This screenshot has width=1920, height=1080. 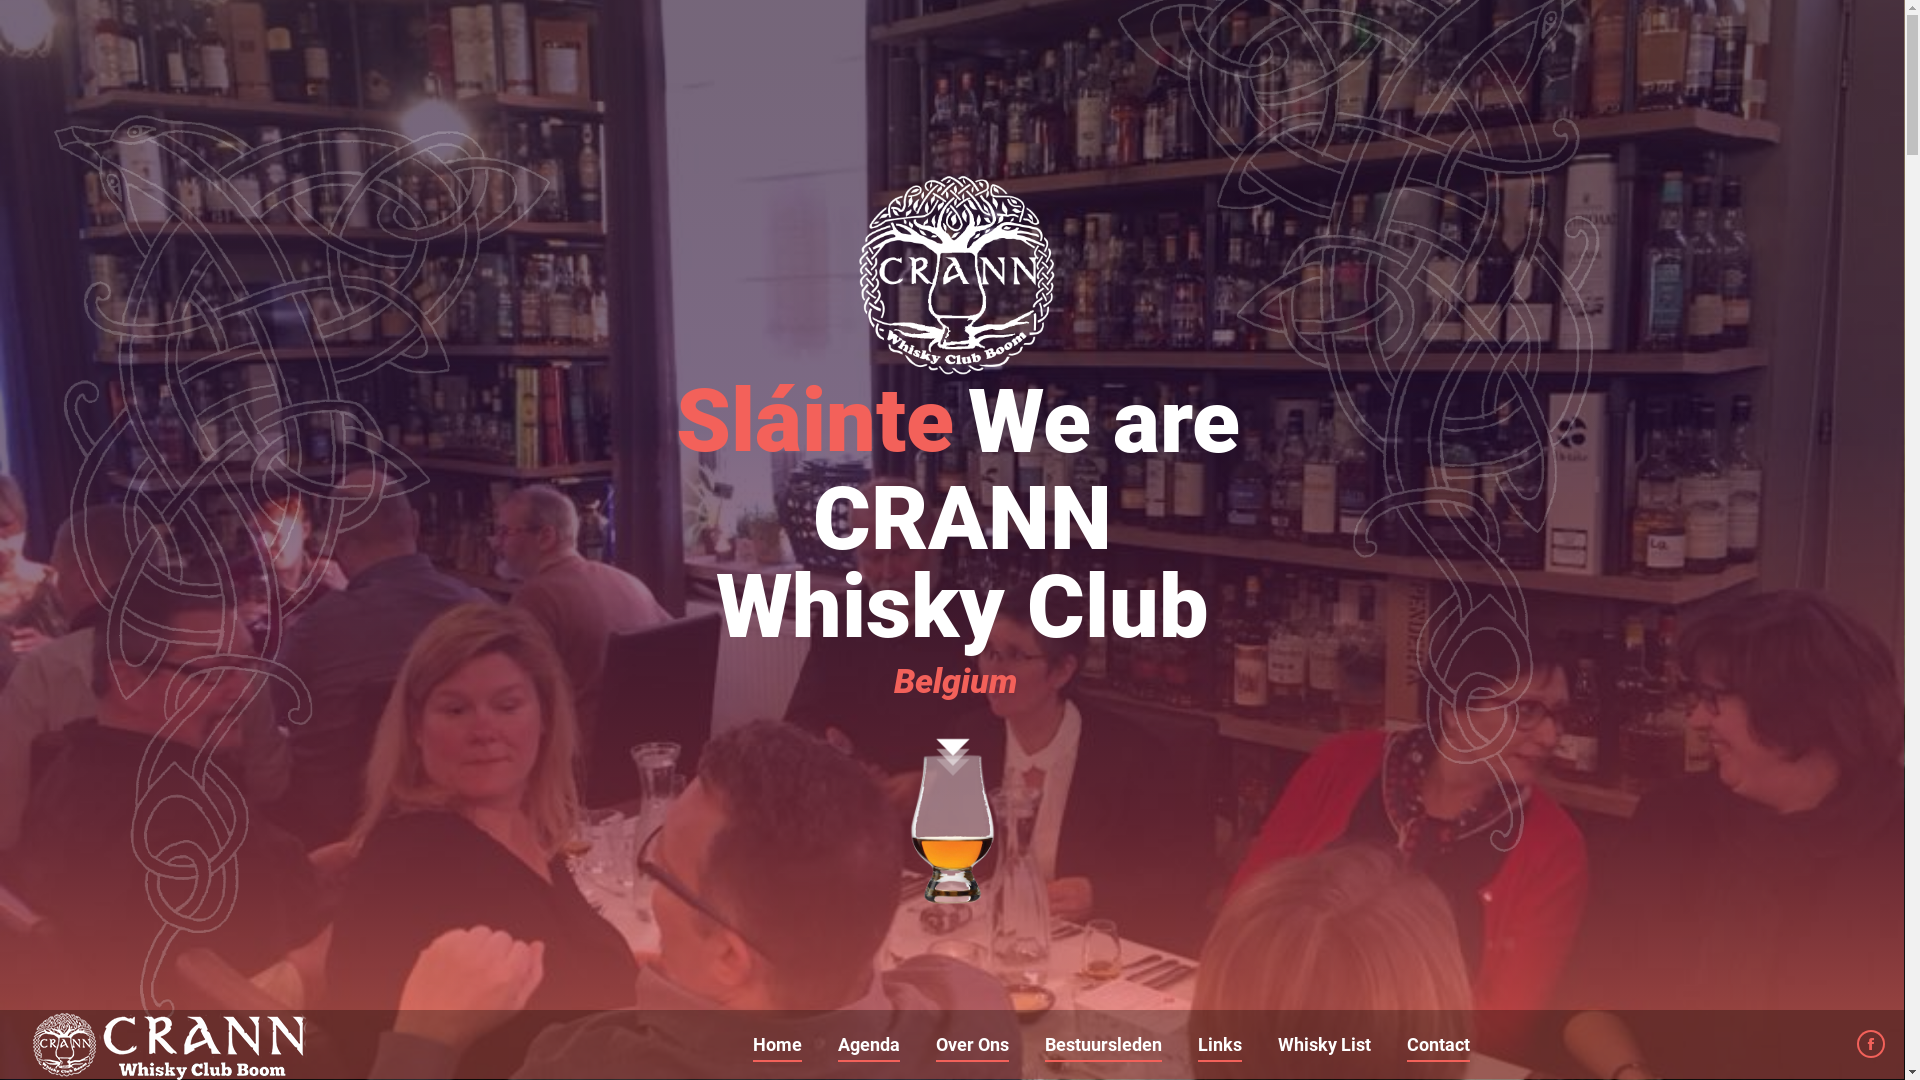 What do you see at coordinates (1194, 1044) in the screenshot?
I see `'Links'` at bounding box center [1194, 1044].